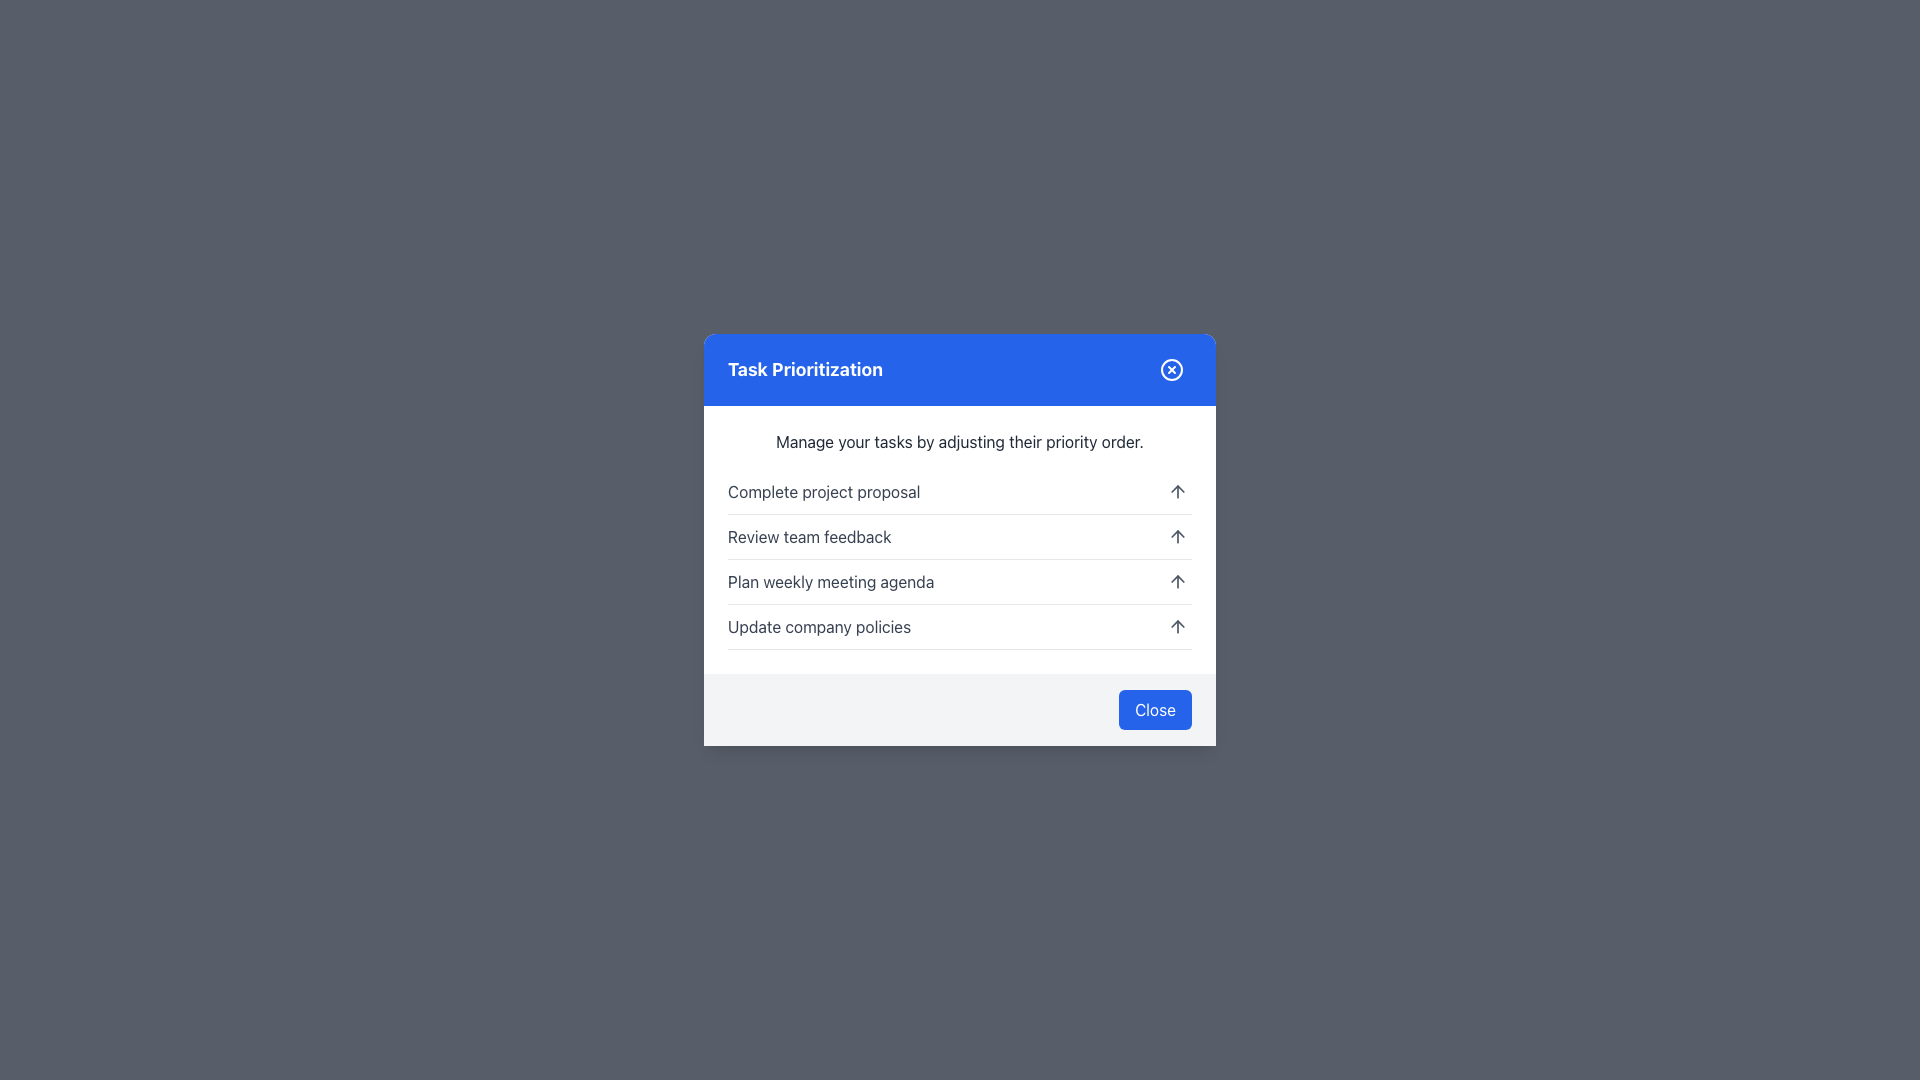 The height and width of the screenshot is (1080, 1920). What do you see at coordinates (809, 535) in the screenshot?
I see `the second text label in the 'Task Prioritization' modal, which displays a task name in the task prioritization list` at bounding box center [809, 535].